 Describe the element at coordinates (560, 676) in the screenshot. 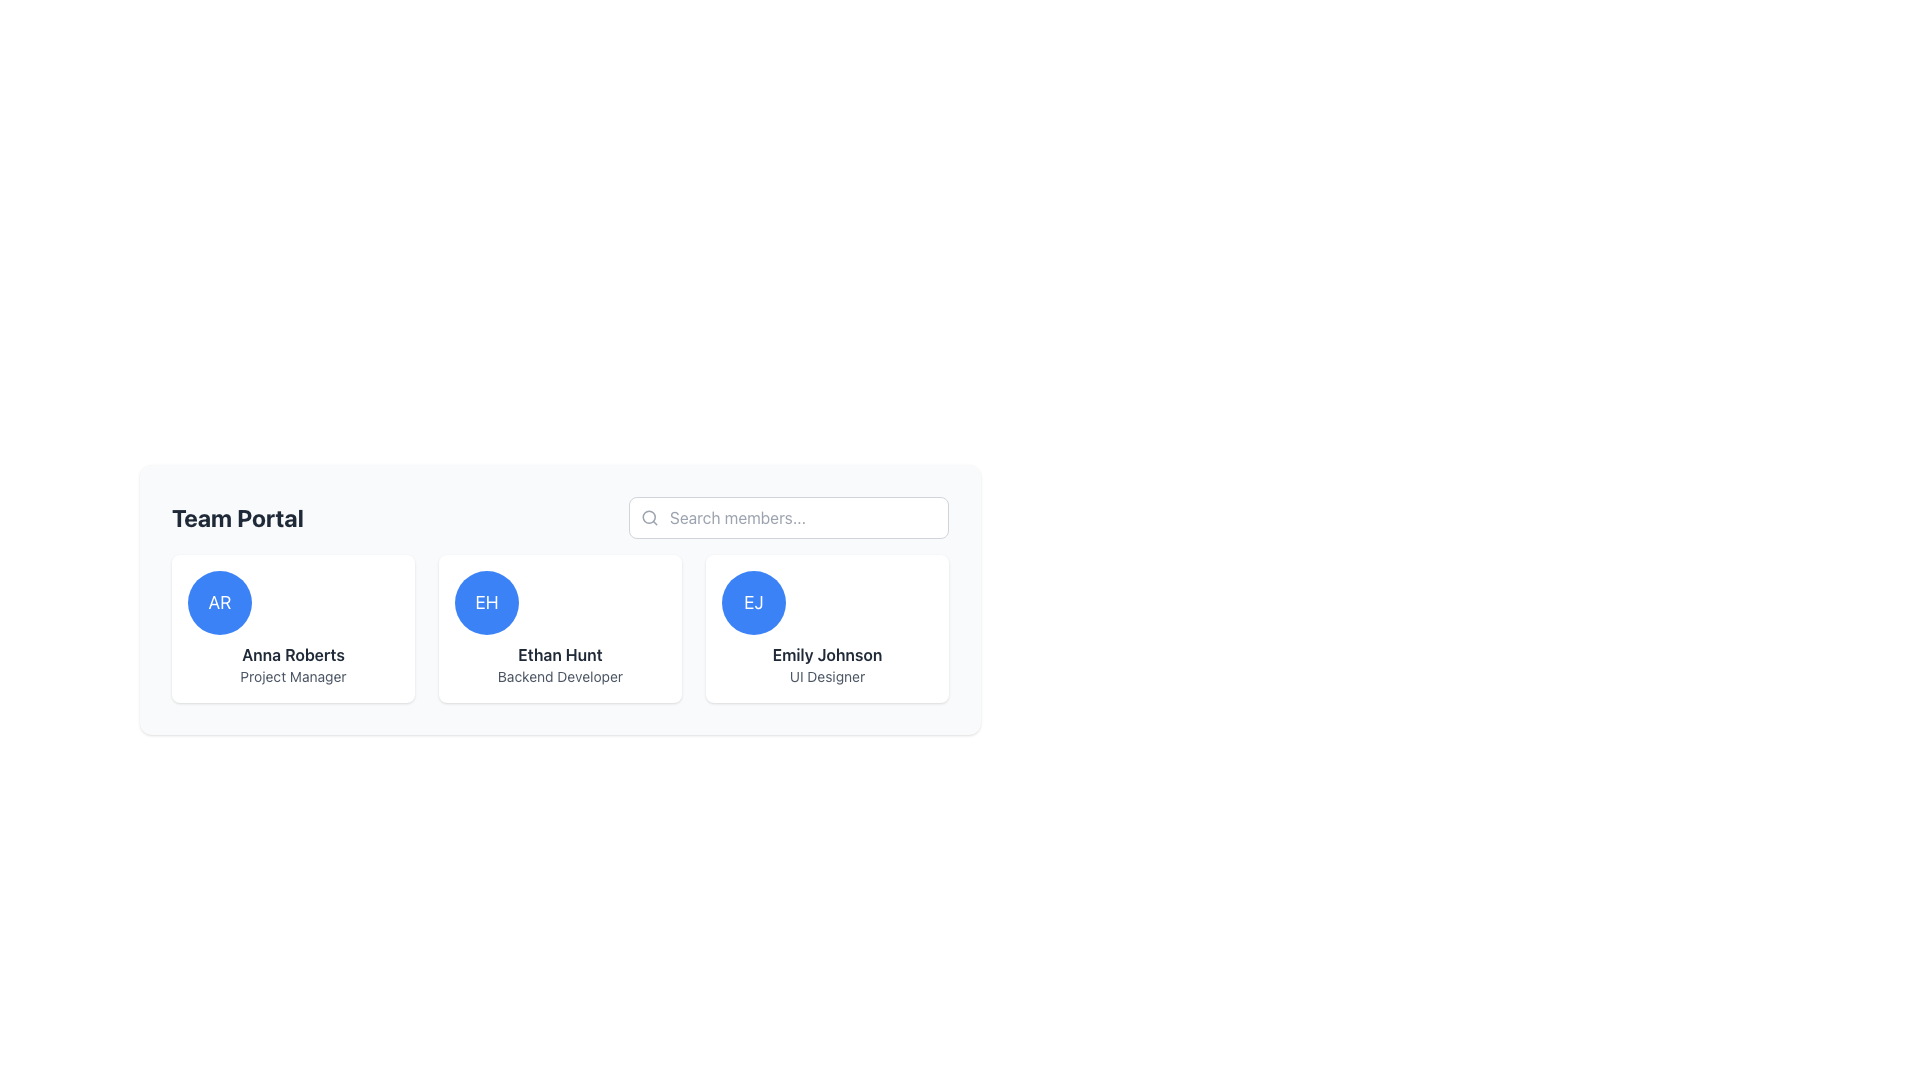

I see `the Text Label that provides descriptive information about the individual identified above it, located underneath the 'Ethan Hunt' headline and to the right of the circular initials 'EH'` at that location.